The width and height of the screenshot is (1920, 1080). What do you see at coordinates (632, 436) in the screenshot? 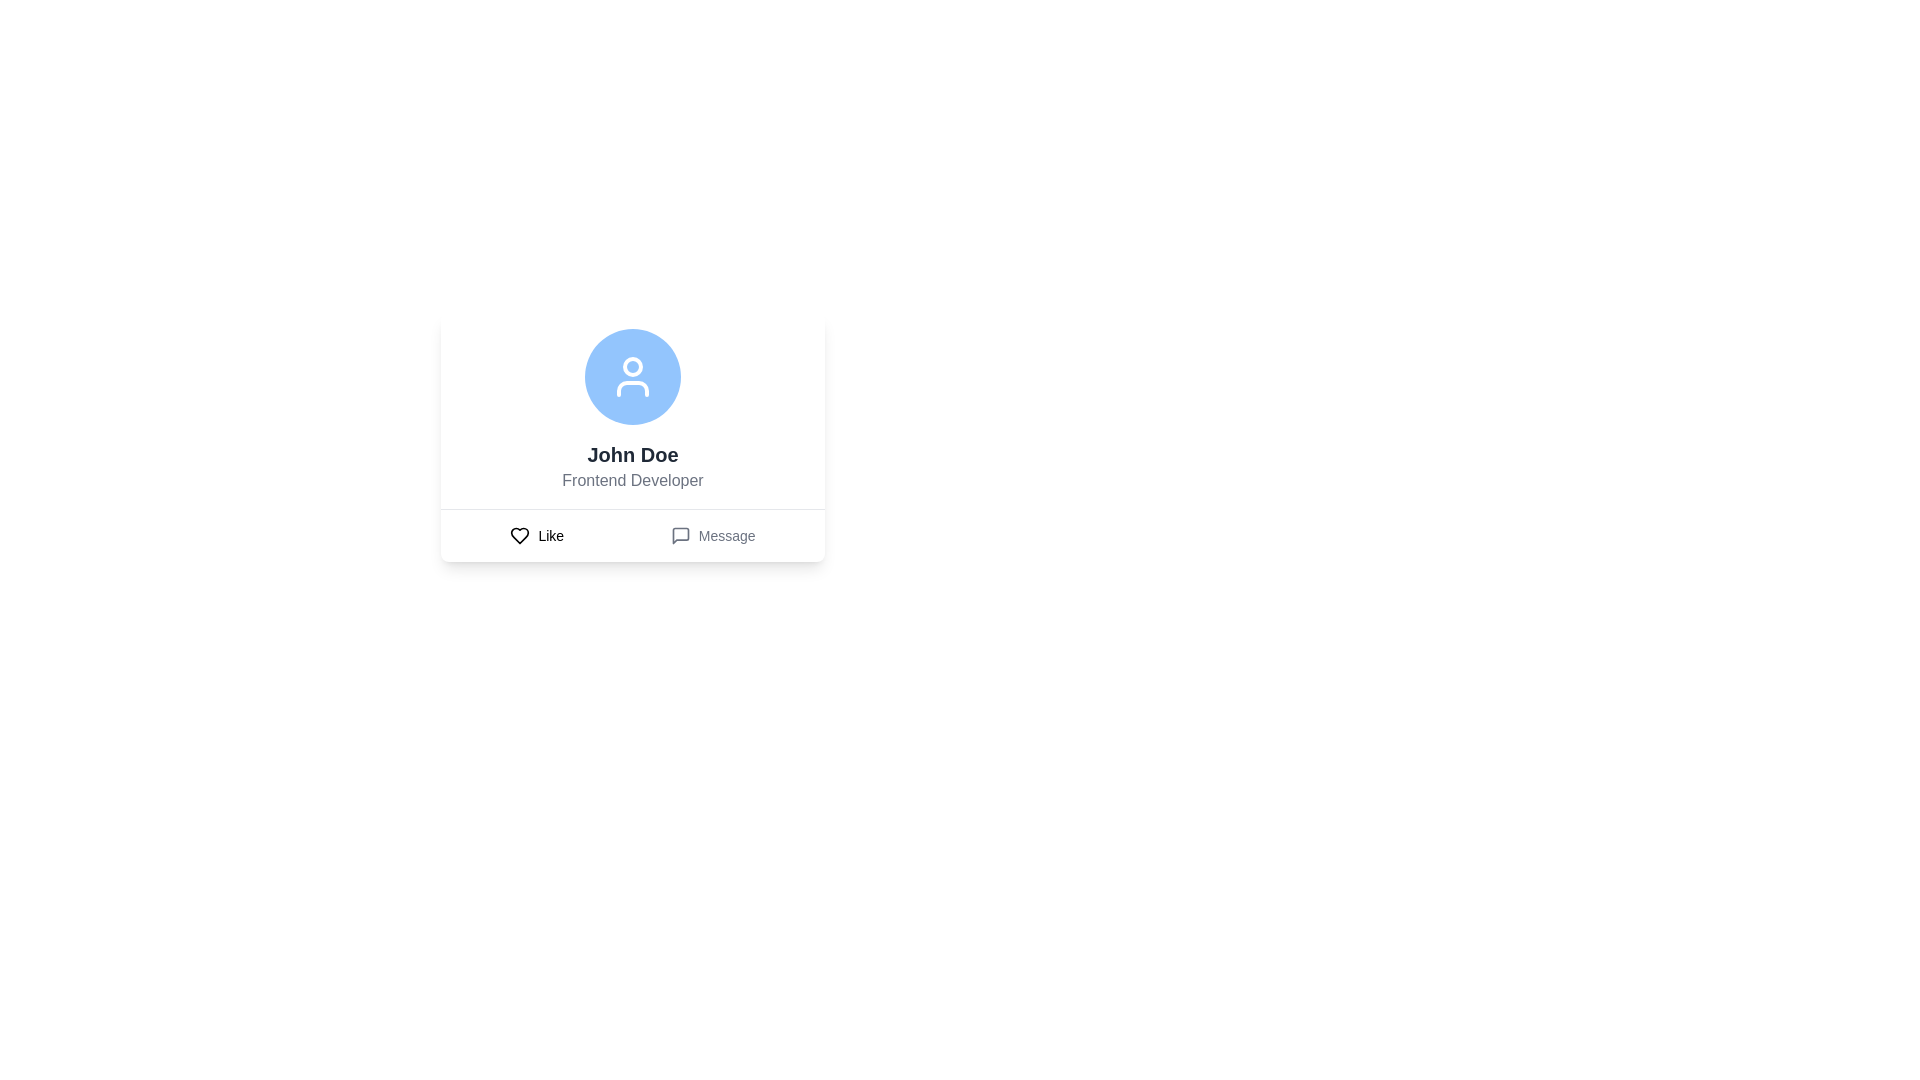
I see `the user name 'John Doe'` at bounding box center [632, 436].